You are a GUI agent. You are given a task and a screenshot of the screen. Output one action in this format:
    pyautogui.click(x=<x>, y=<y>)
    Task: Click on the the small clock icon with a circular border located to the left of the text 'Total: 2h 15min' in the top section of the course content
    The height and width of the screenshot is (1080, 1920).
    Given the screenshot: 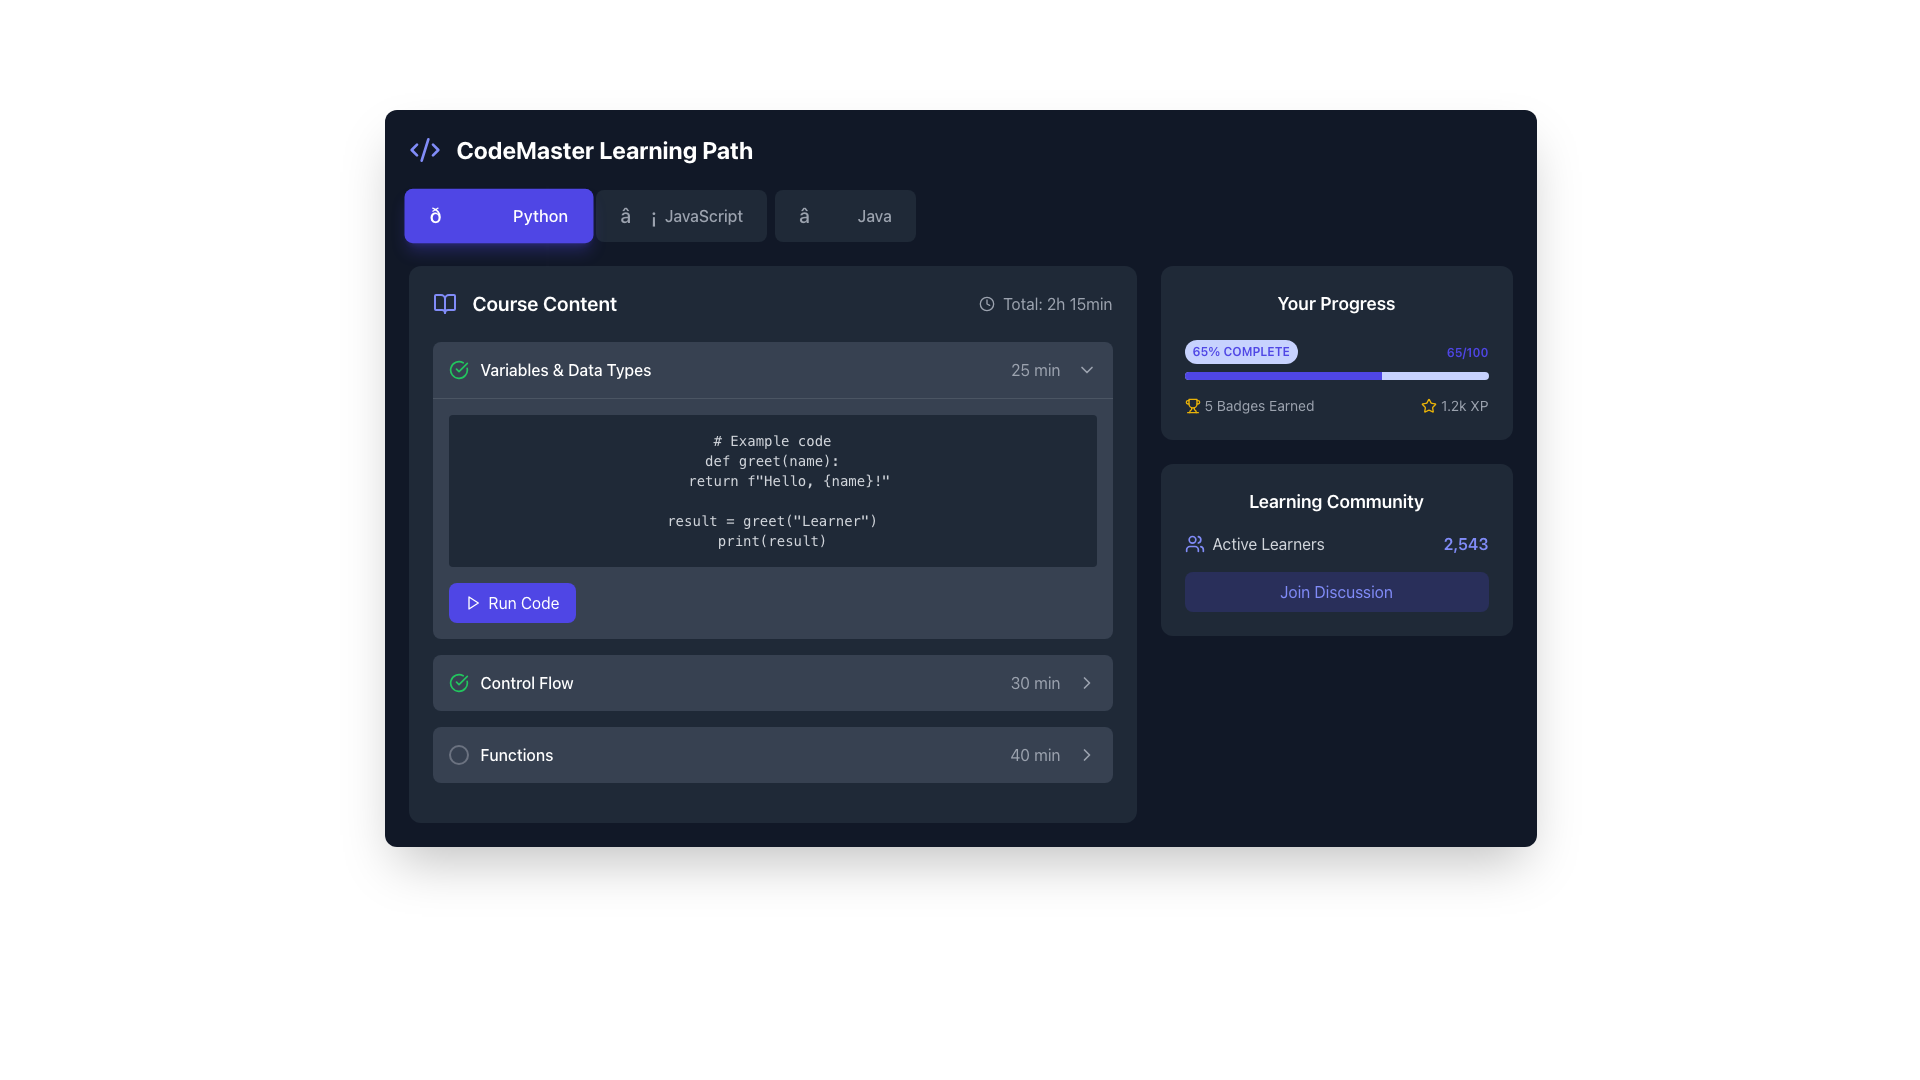 What is the action you would take?
    pyautogui.click(x=987, y=304)
    